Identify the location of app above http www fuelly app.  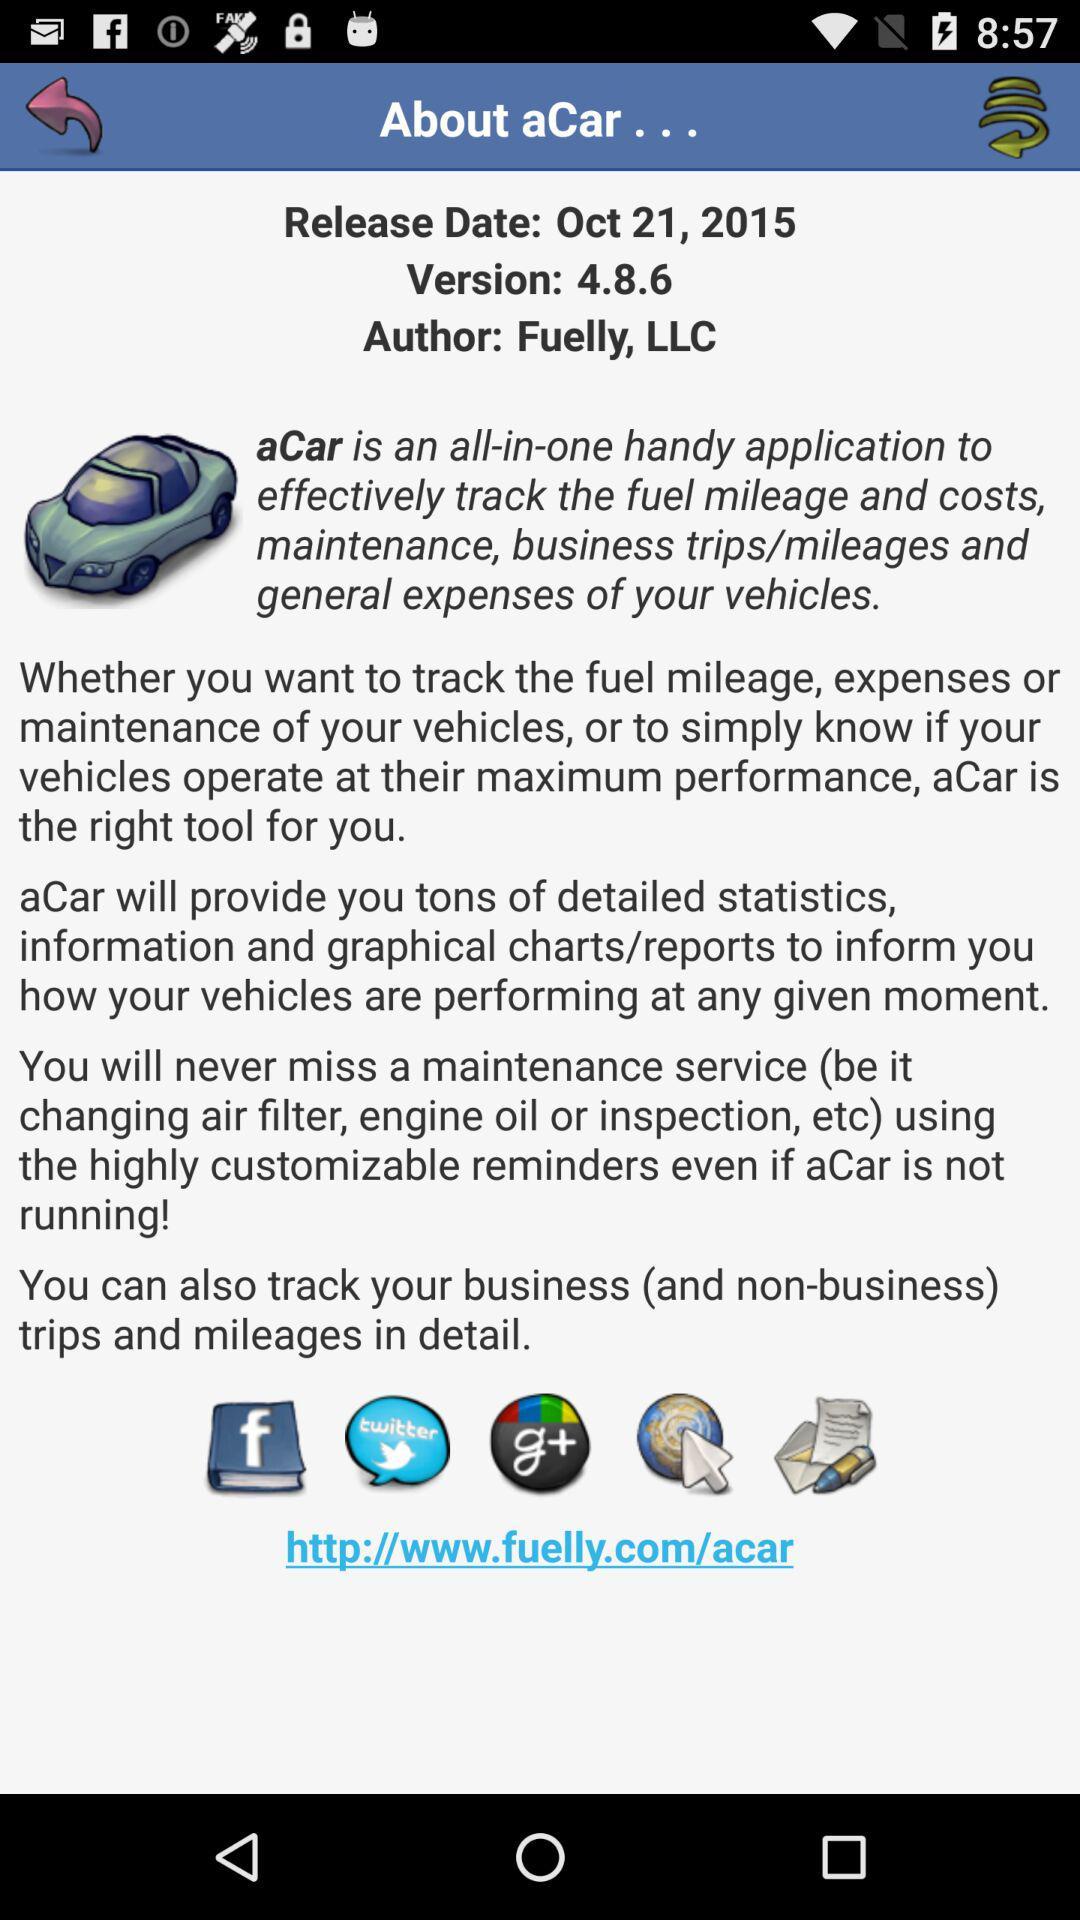
(681, 1445).